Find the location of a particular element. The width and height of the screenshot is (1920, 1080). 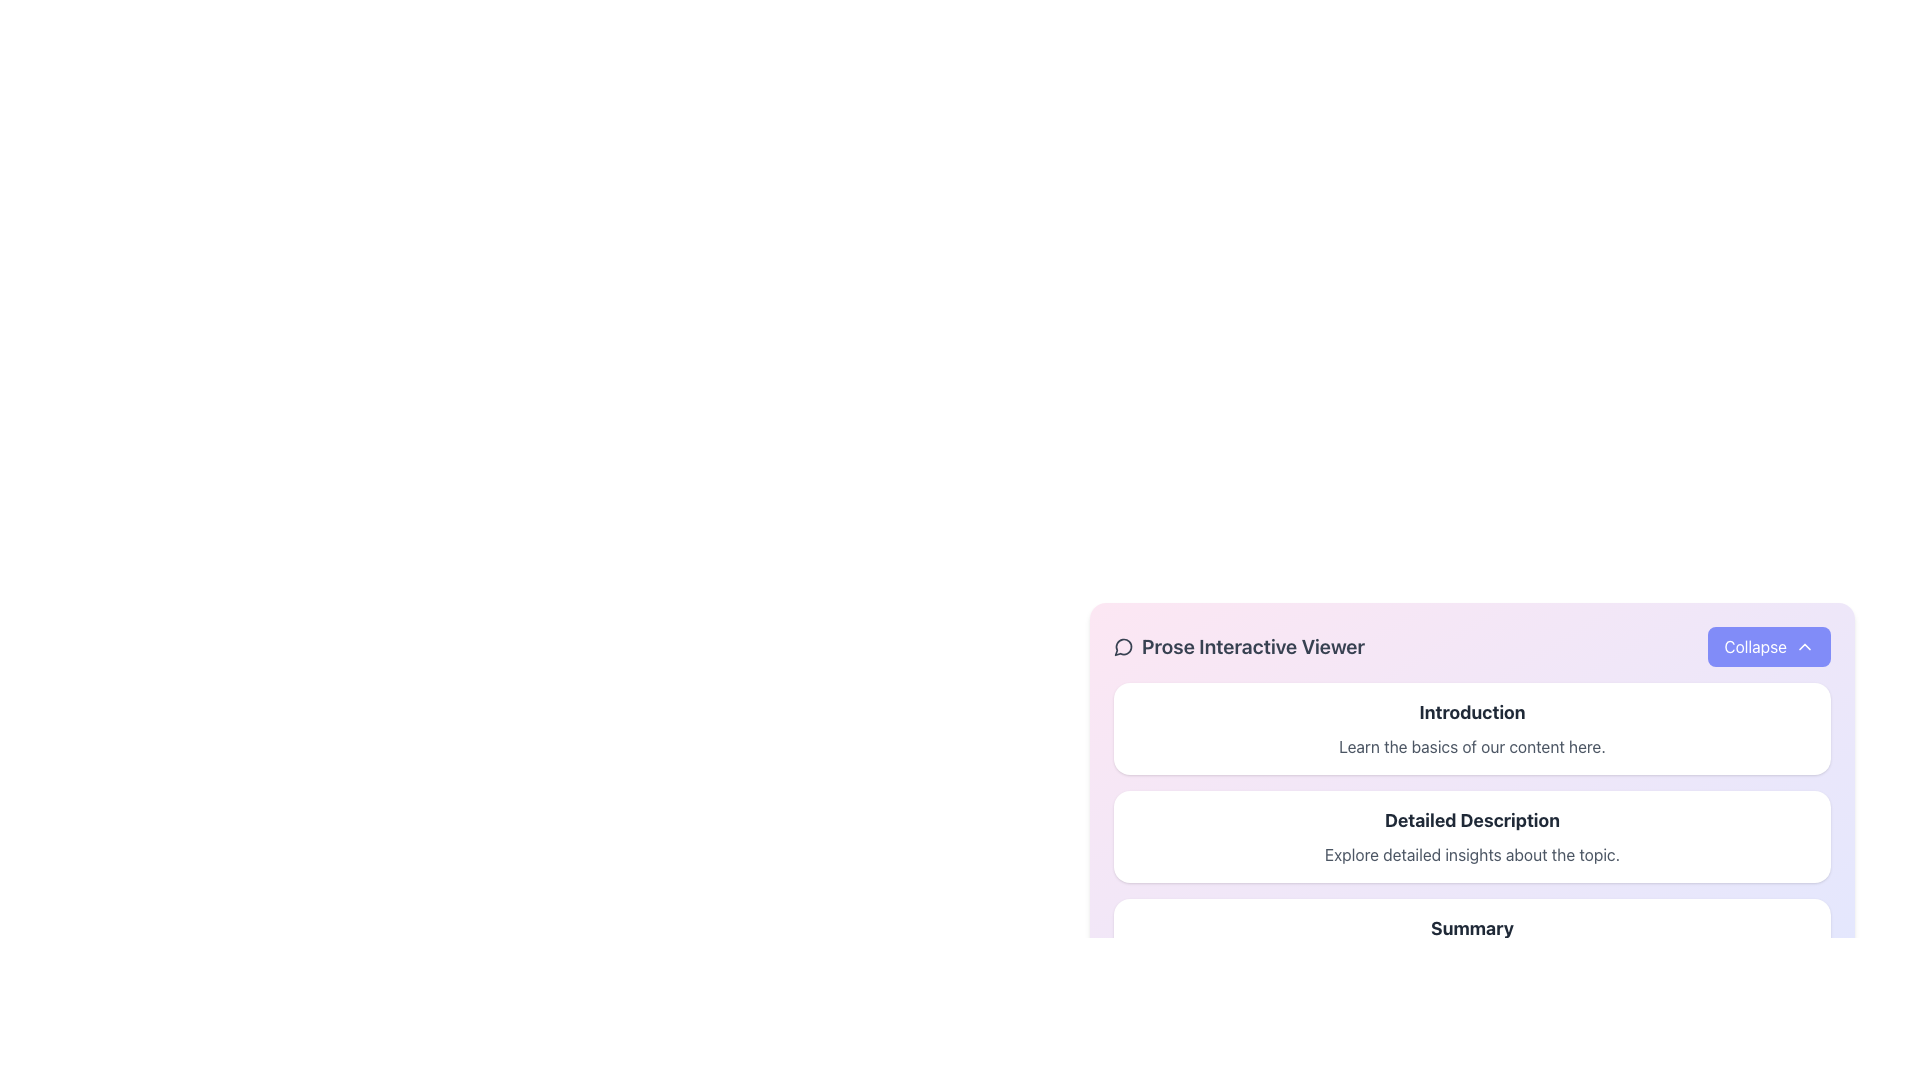

the speech bubble icon in the Prose Interactive Viewer panel, which is a vector graphic styled with smooth curves and thin strokes is located at coordinates (1123, 647).